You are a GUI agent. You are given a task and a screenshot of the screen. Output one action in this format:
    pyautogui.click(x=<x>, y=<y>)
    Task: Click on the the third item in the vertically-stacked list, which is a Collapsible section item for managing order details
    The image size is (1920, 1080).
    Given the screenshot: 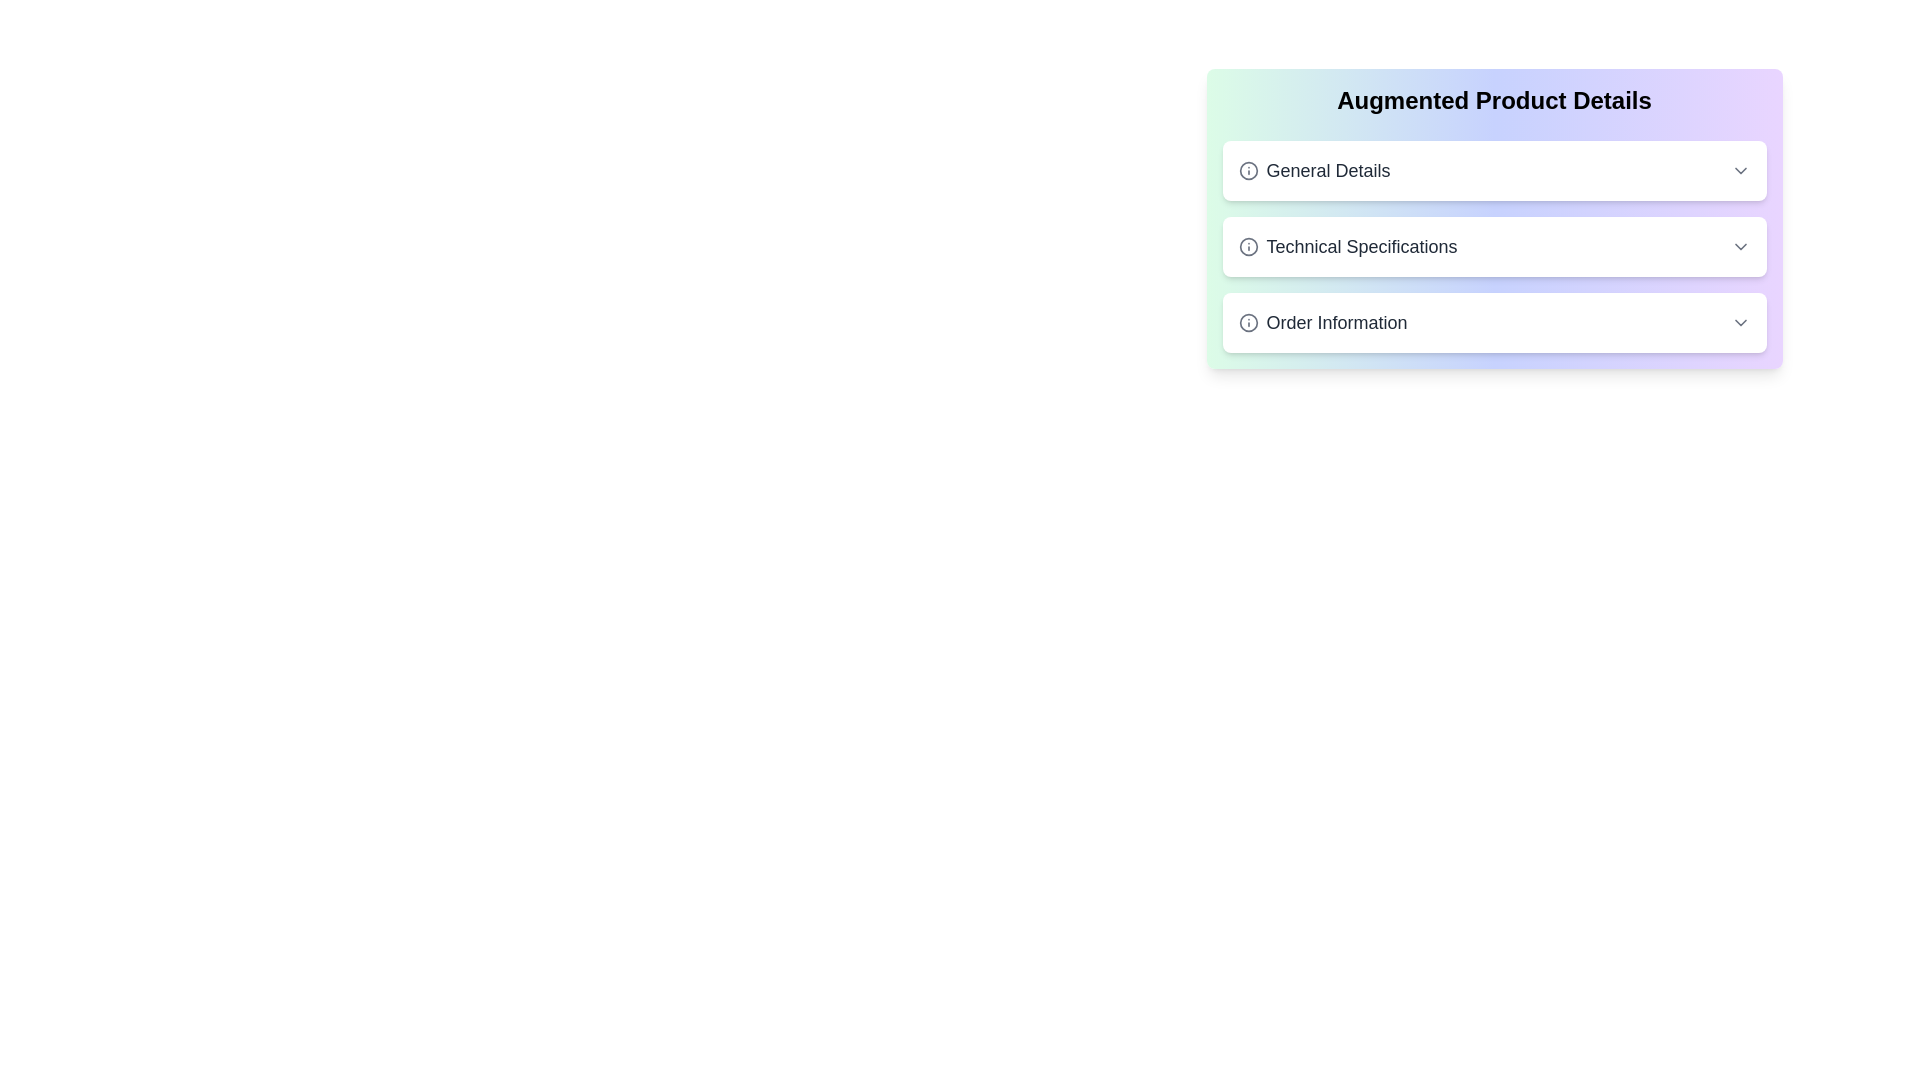 What is the action you would take?
    pyautogui.click(x=1494, y=322)
    